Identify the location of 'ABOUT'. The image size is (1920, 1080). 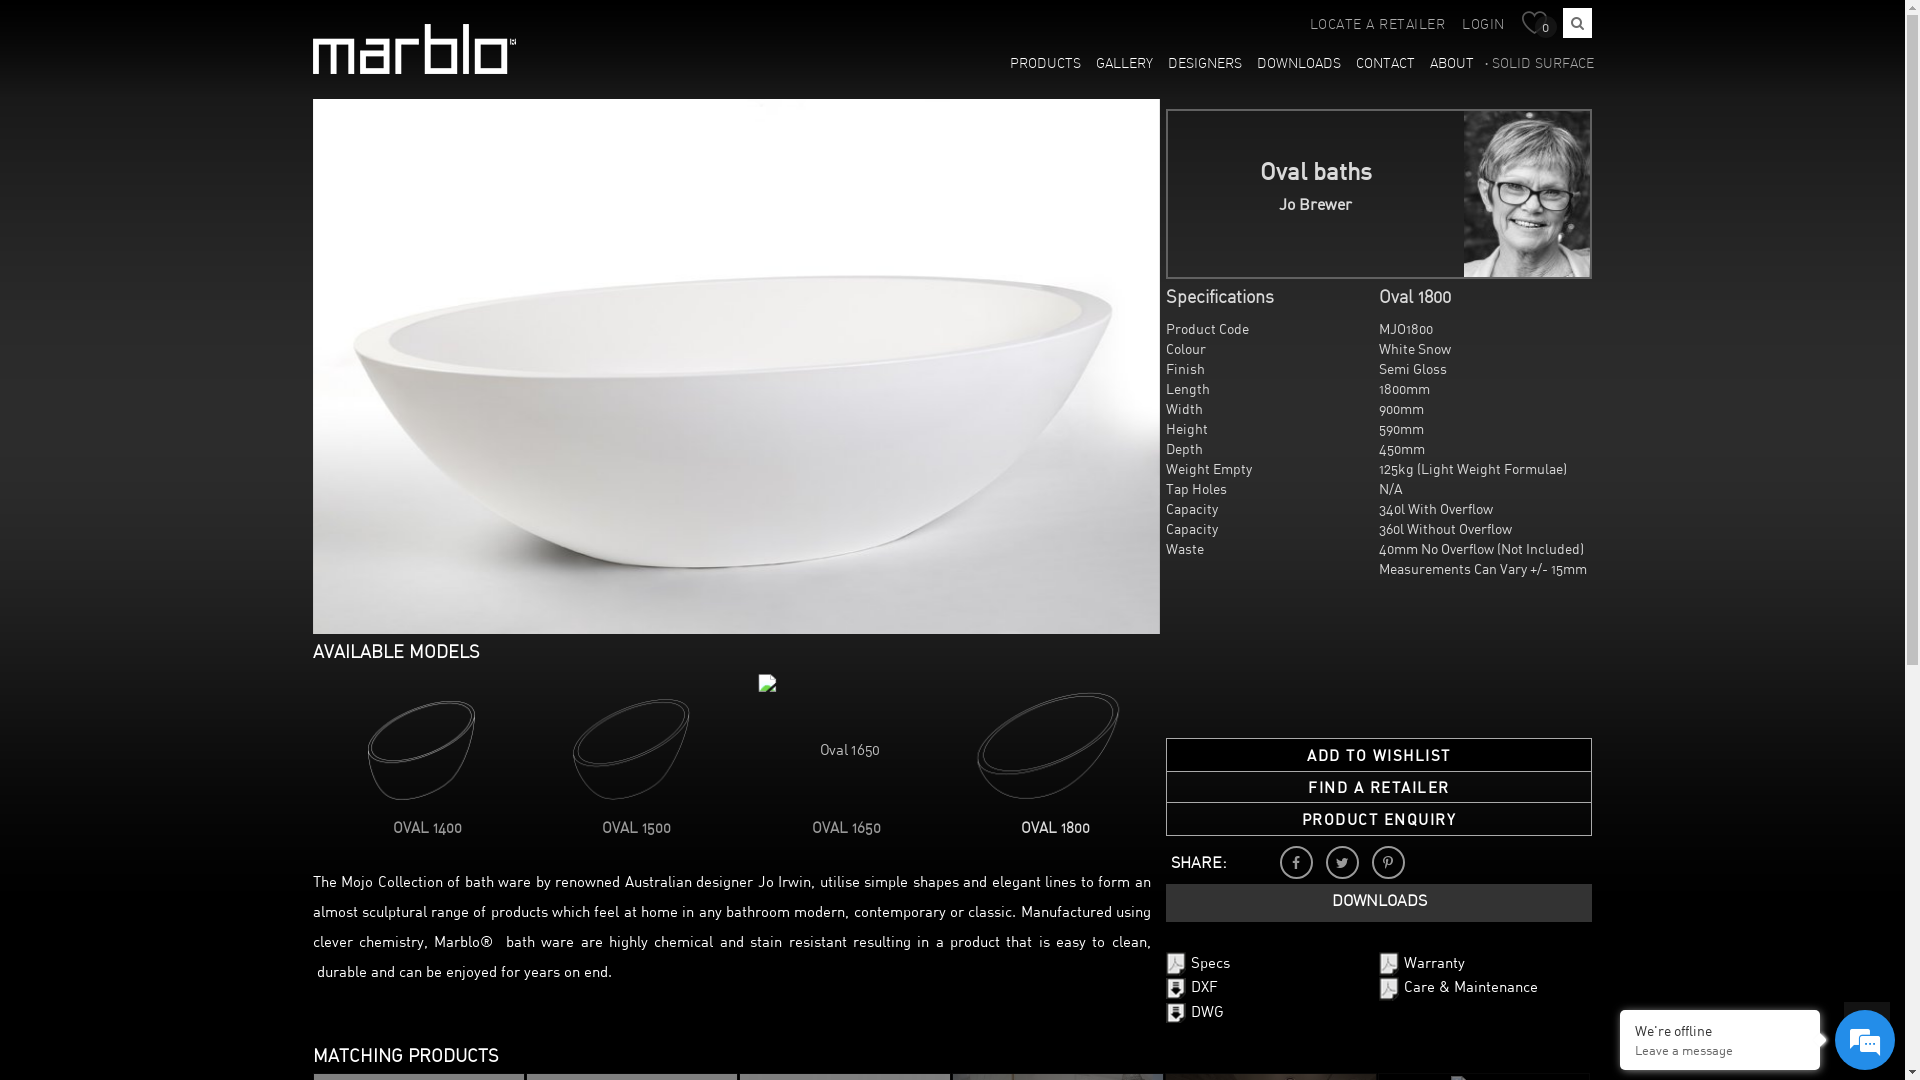
(1452, 64).